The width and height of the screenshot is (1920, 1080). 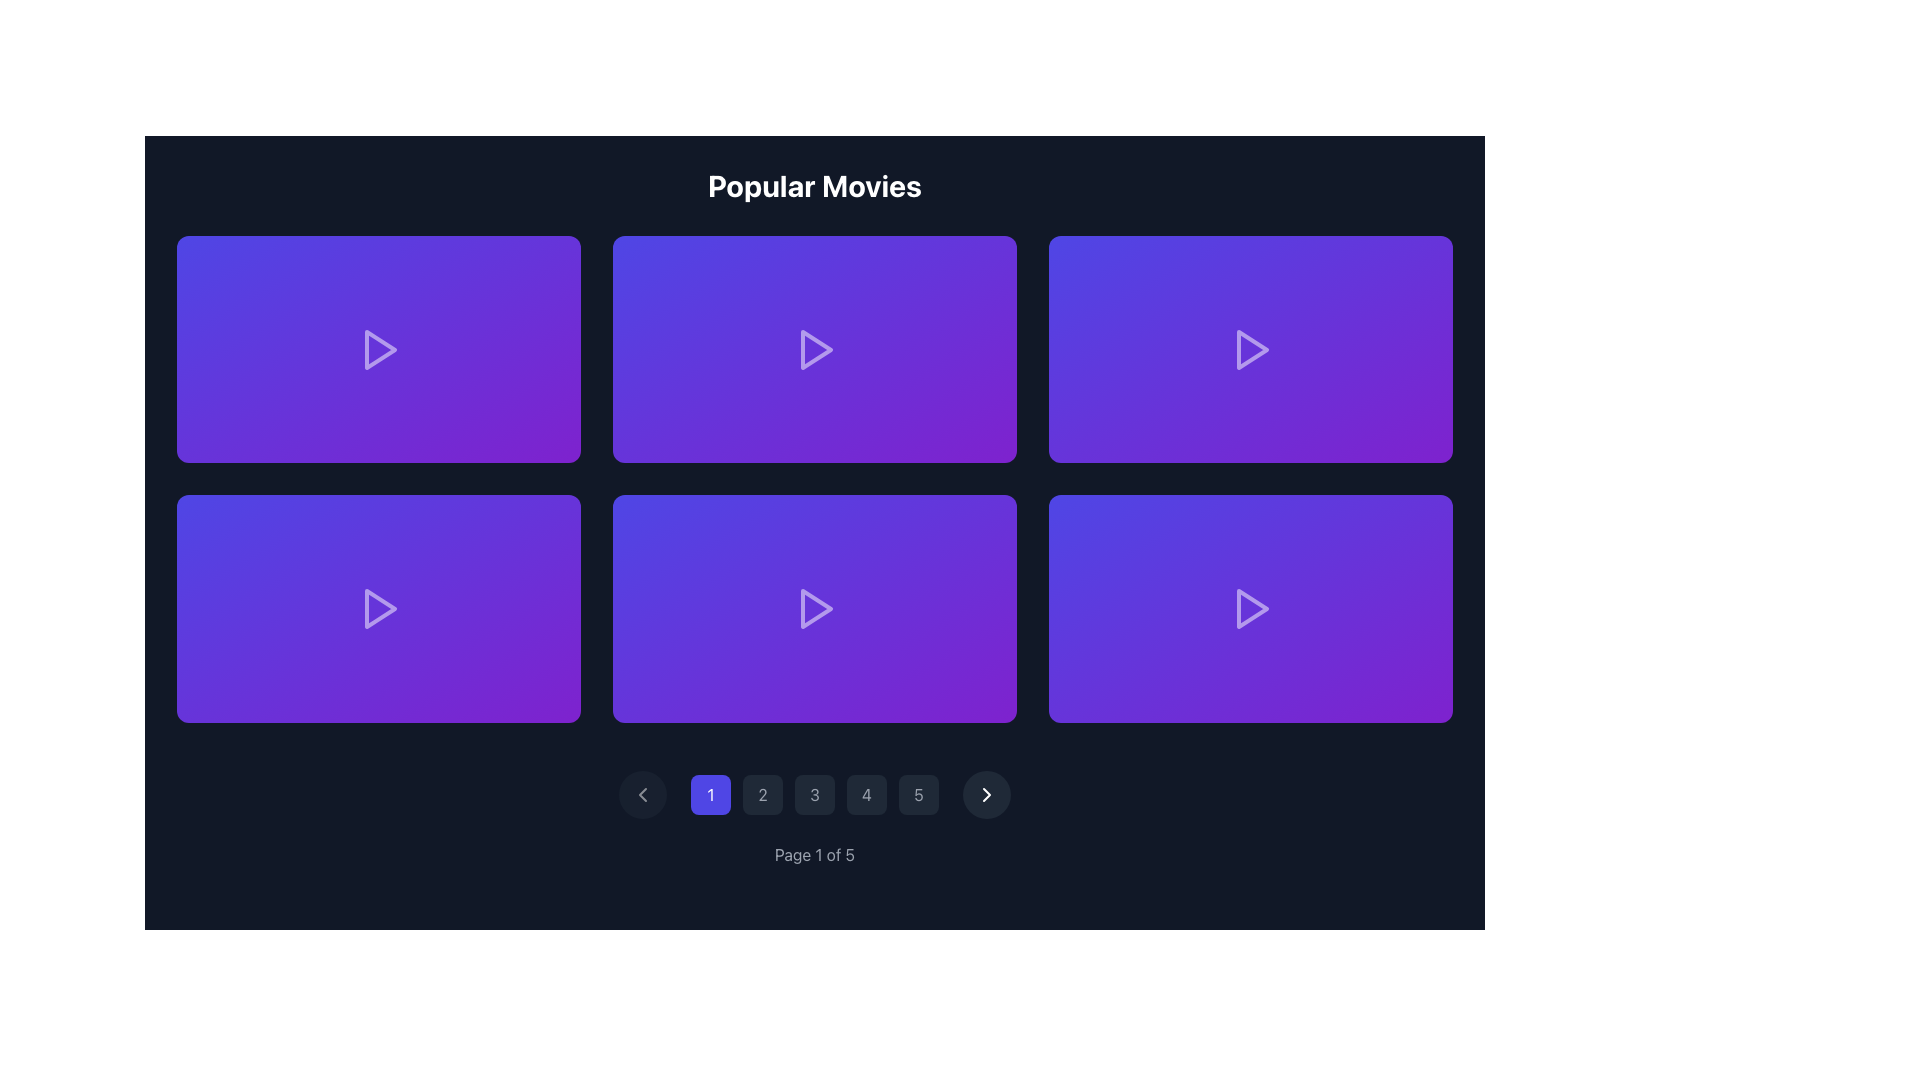 What do you see at coordinates (867, 793) in the screenshot?
I see `the fourth button in a horizontally aligned group of five buttons, which is labeled '4'` at bounding box center [867, 793].